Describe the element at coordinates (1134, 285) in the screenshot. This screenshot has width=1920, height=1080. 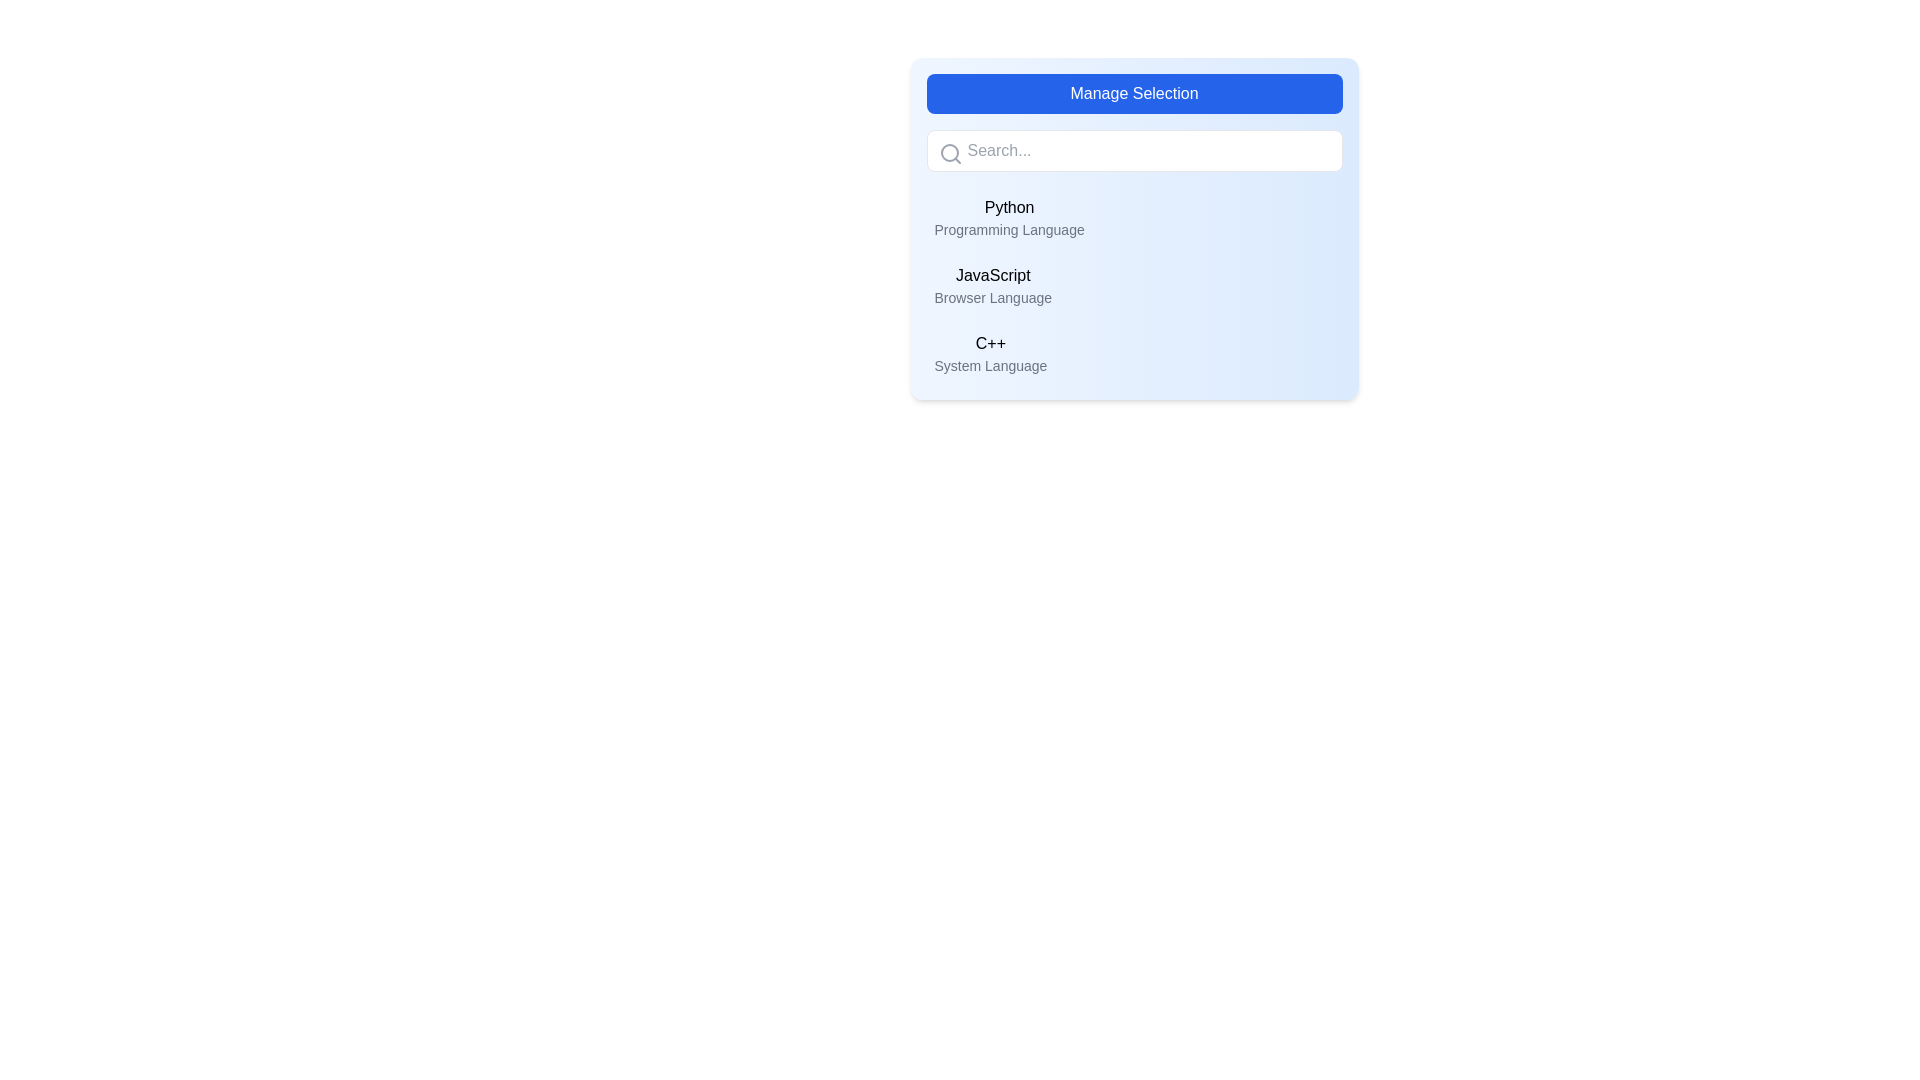
I see `the second item in the selectable list of programming languages, specifically the JavaScript option` at that location.